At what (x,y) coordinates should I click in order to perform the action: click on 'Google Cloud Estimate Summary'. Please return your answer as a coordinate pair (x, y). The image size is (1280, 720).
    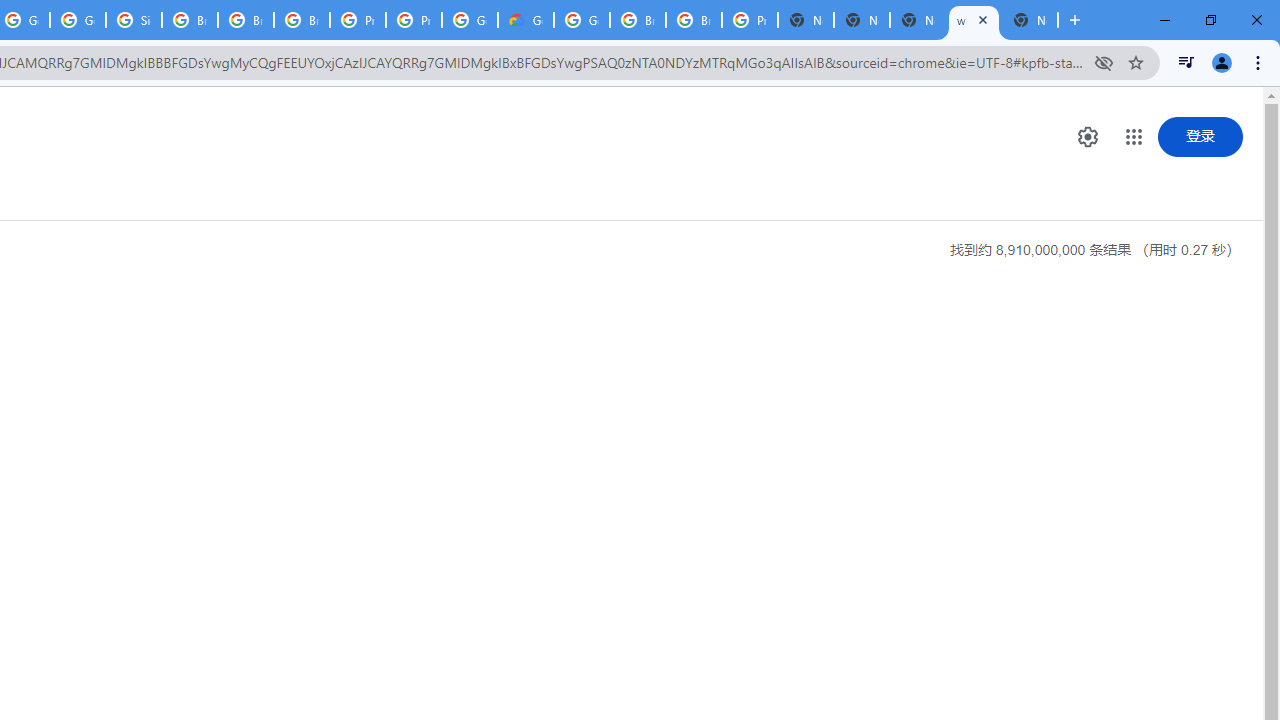
    Looking at the image, I should click on (526, 20).